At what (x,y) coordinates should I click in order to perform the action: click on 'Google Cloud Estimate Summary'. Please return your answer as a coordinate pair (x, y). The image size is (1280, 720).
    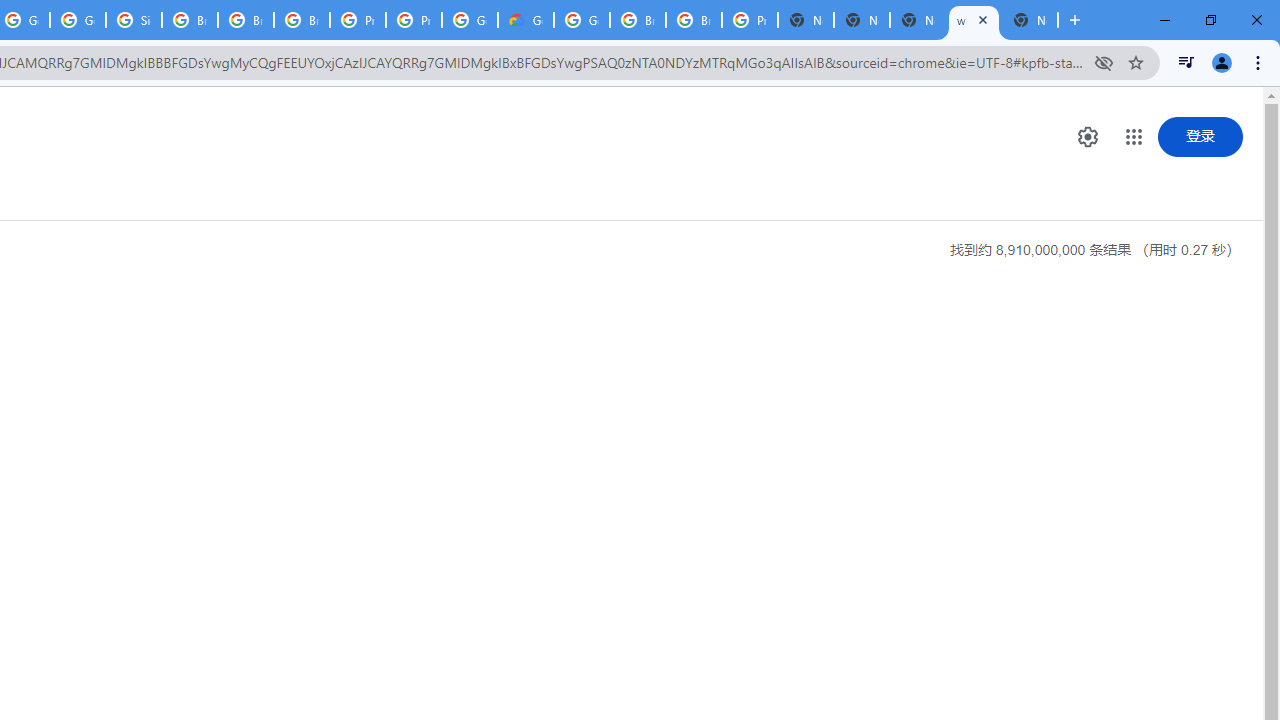
    Looking at the image, I should click on (526, 20).